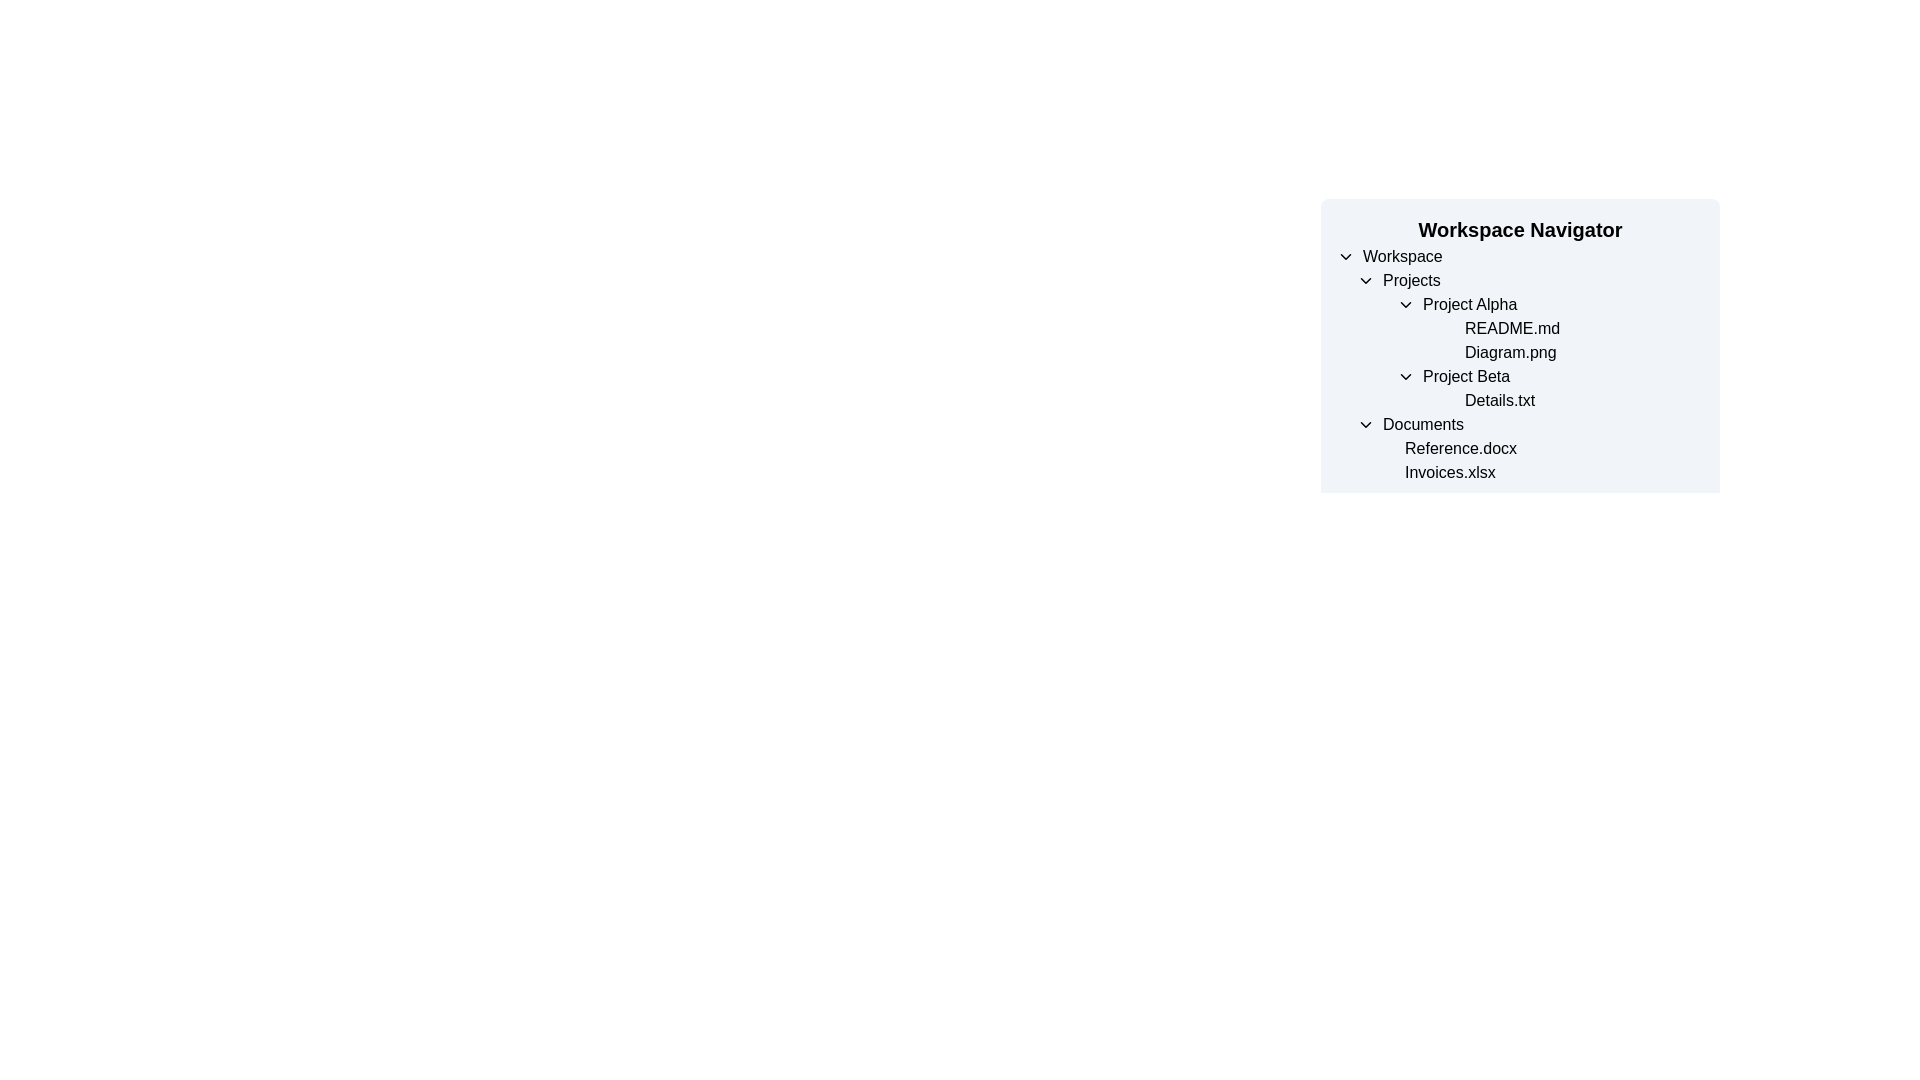 The width and height of the screenshot is (1920, 1080). Describe the element at coordinates (1401, 256) in the screenshot. I see `the 'Workspace' text label in the hierarchical navigation menu` at that location.